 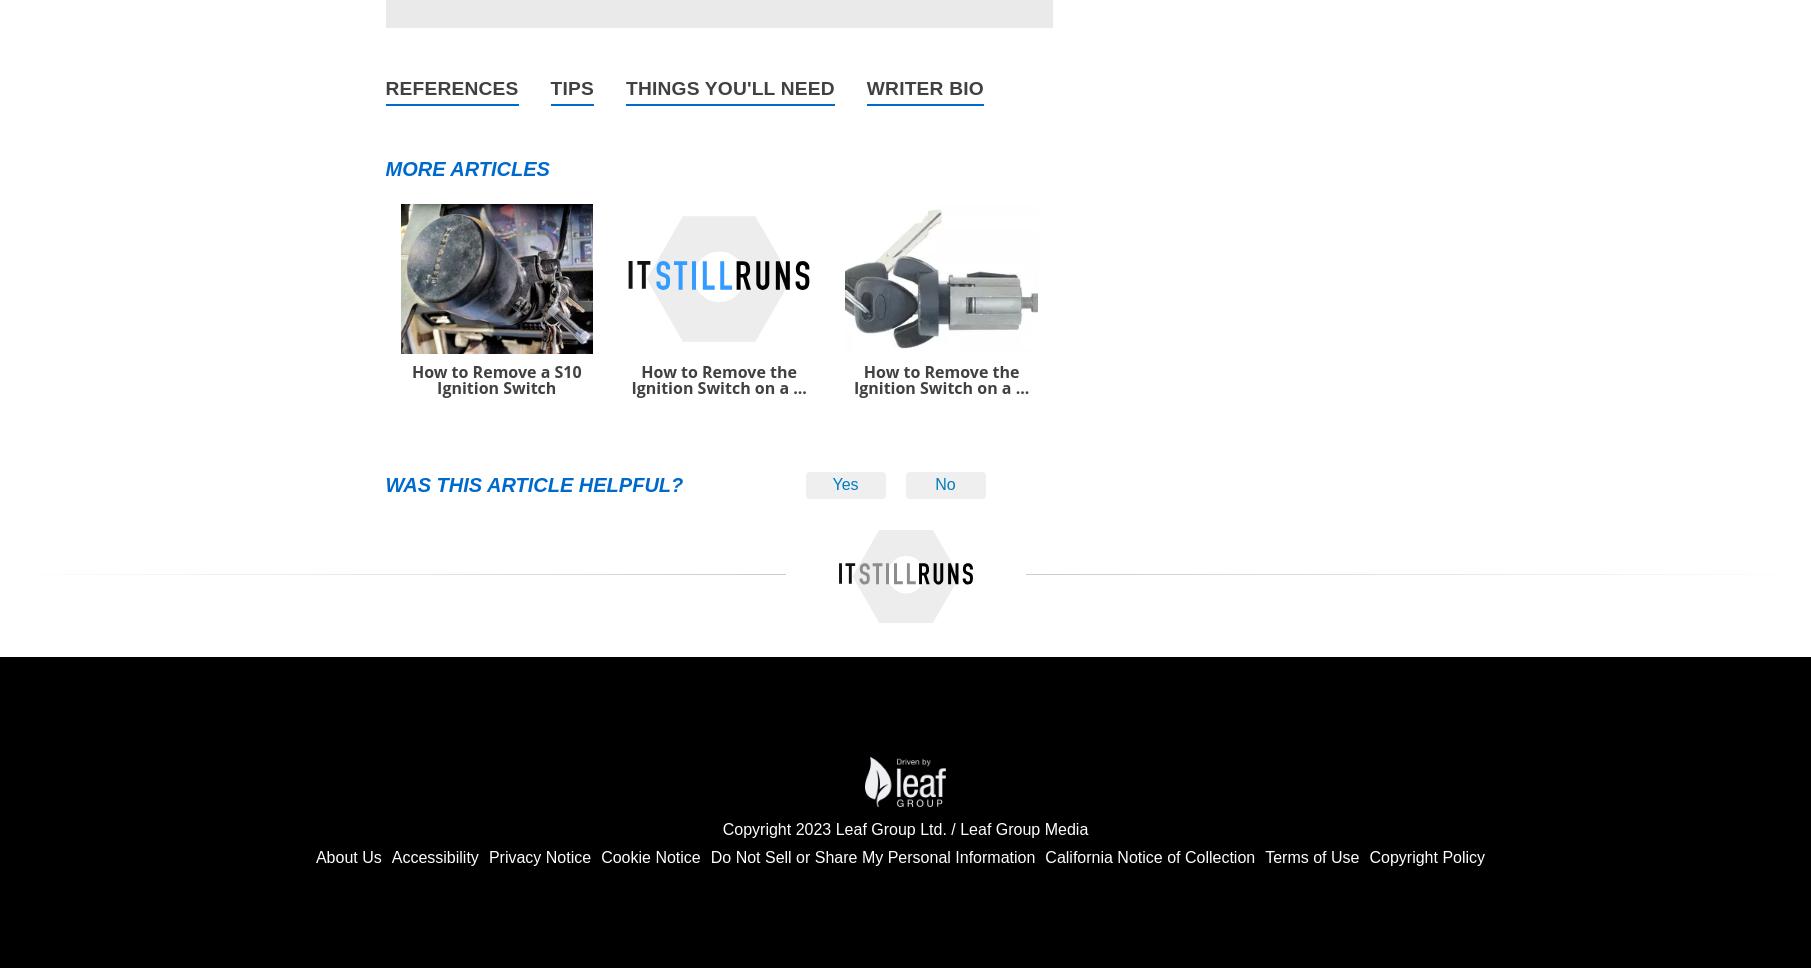 What do you see at coordinates (1311, 856) in the screenshot?
I see `'Terms of Use'` at bounding box center [1311, 856].